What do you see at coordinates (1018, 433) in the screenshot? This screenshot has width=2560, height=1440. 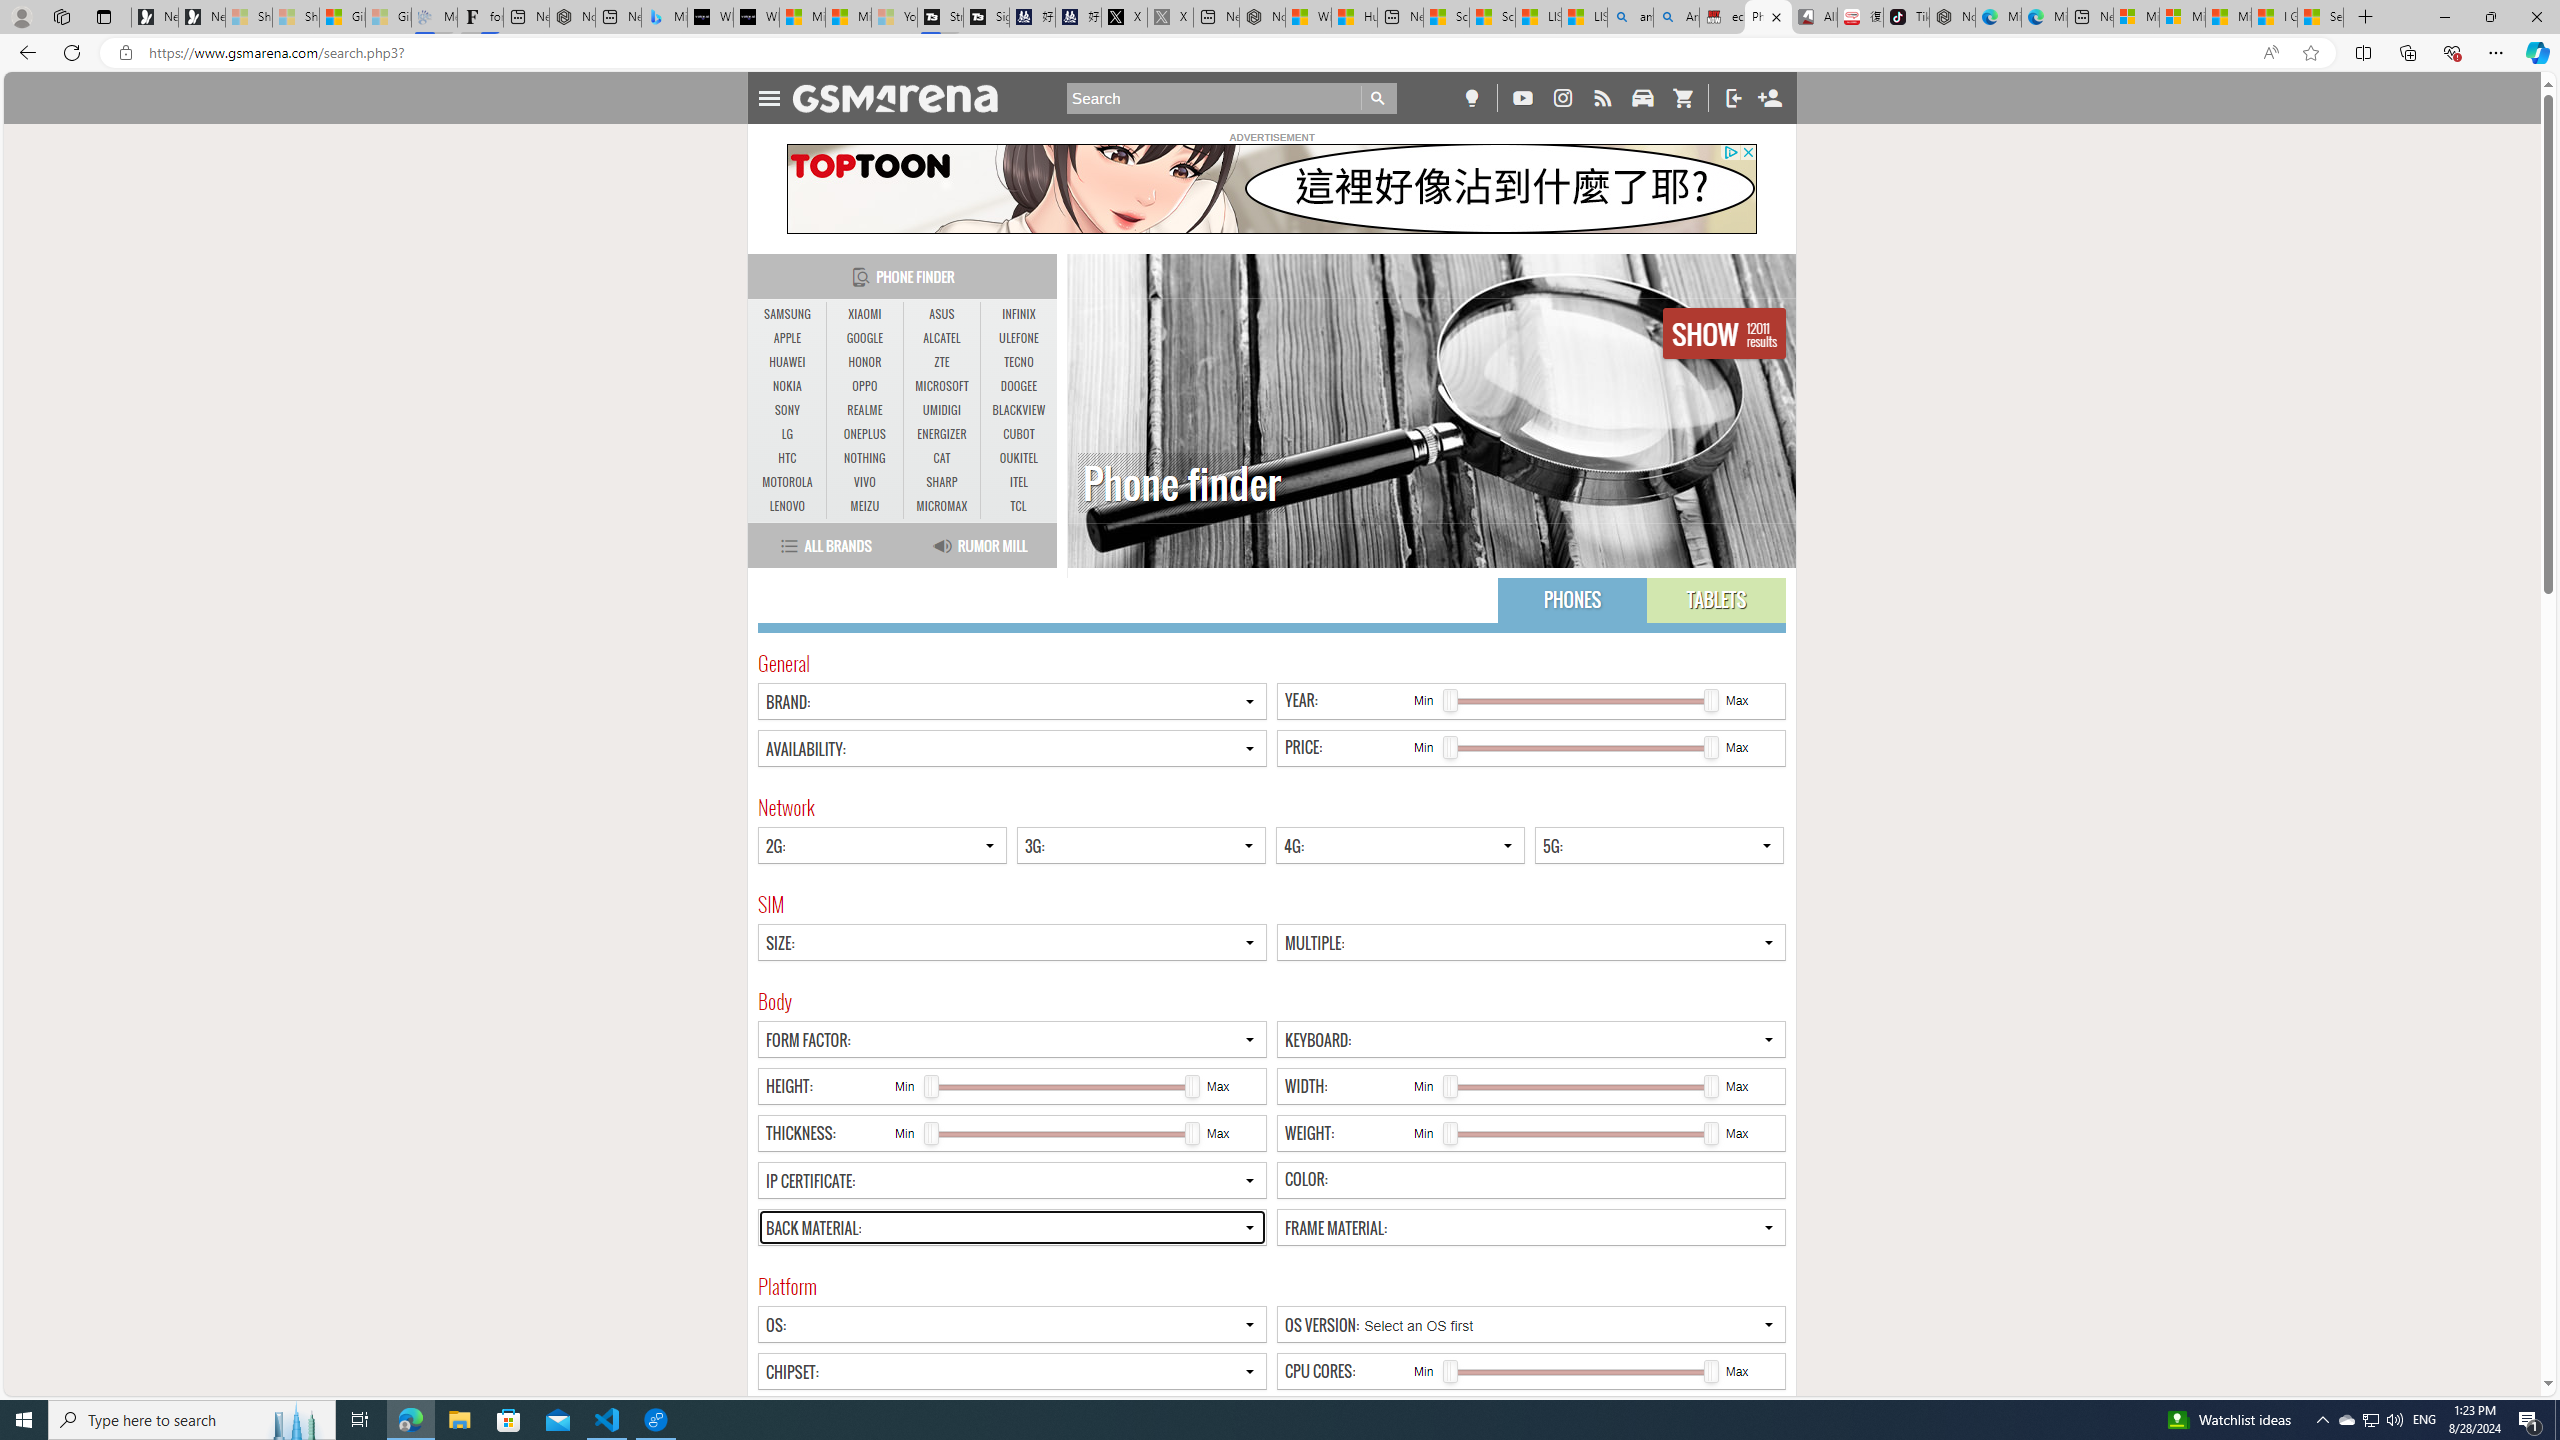 I see `'CUBOT'` at bounding box center [1018, 433].